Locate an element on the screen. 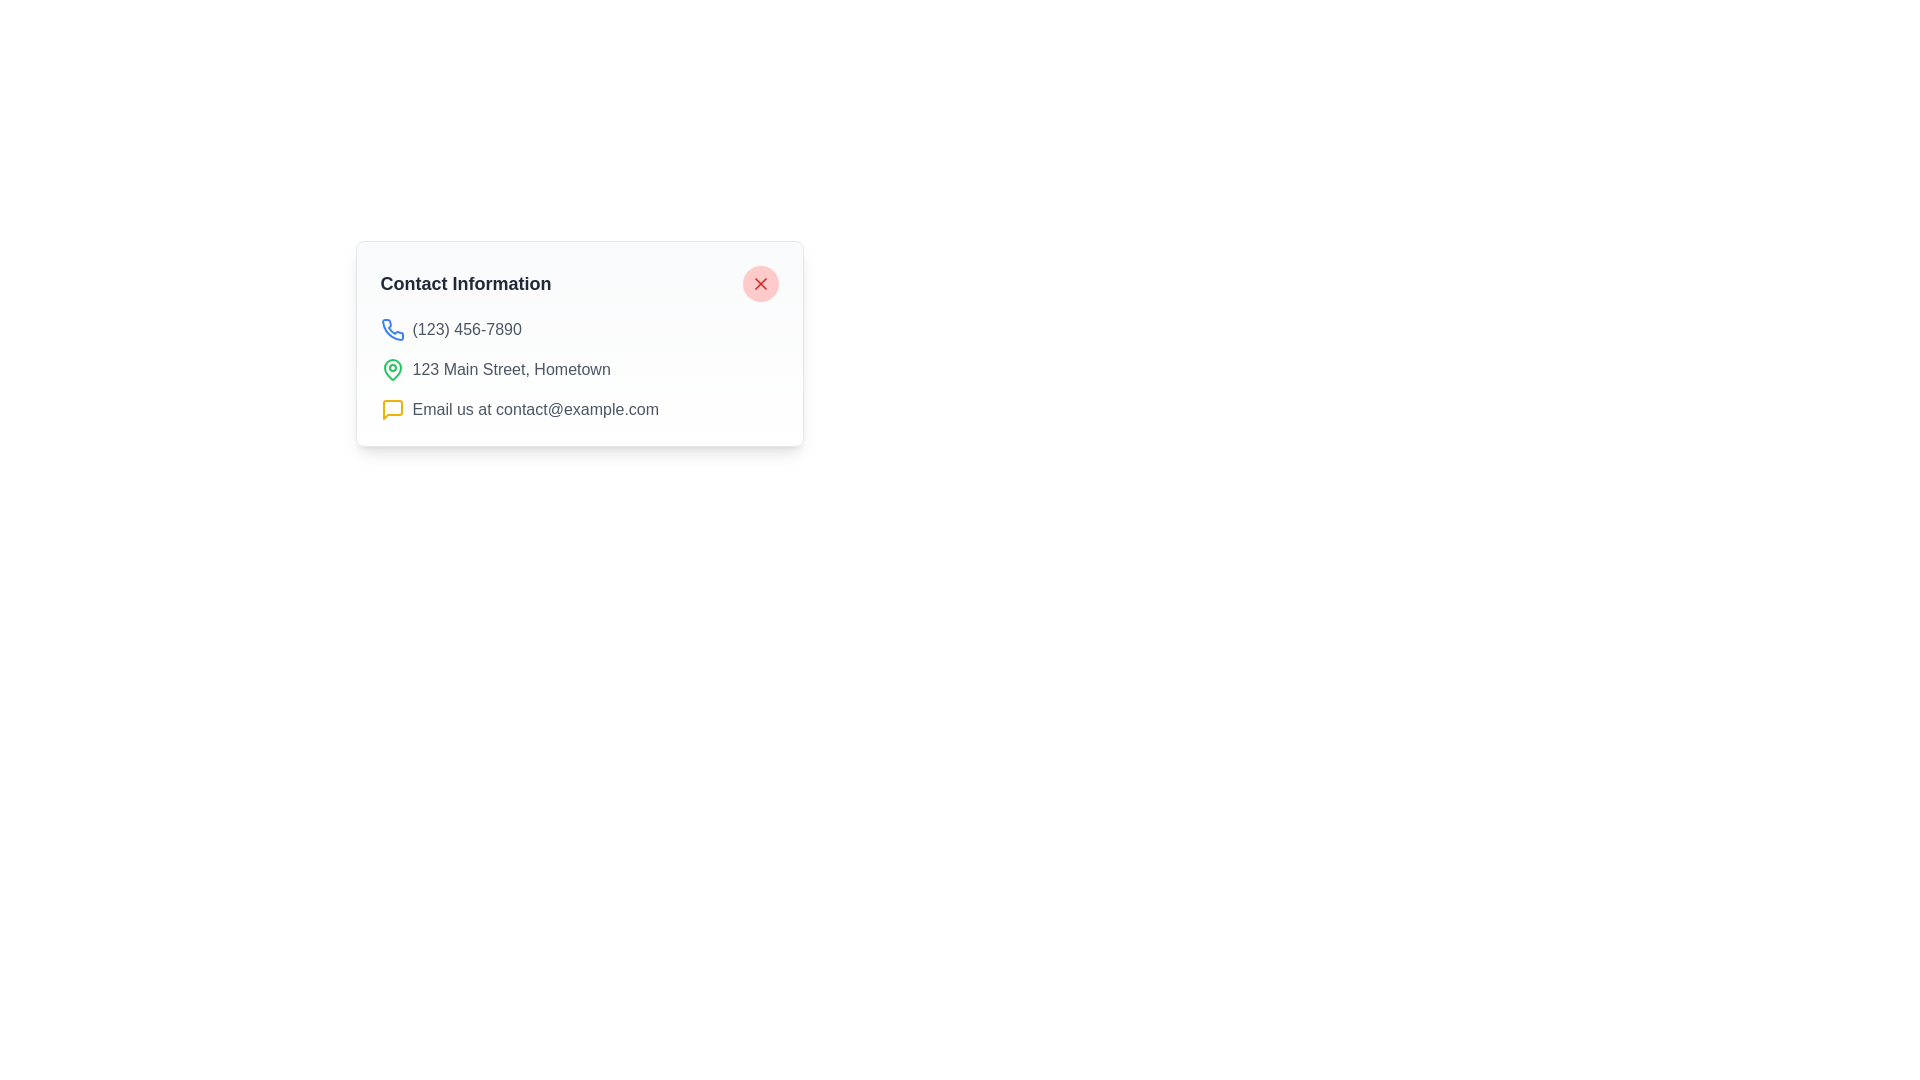 This screenshot has width=1920, height=1080. the phone contact icon located at the top left corner of the 'Contact Information' card, next to the phone number '(123) 456-7890' is located at coordinates (392, 329).